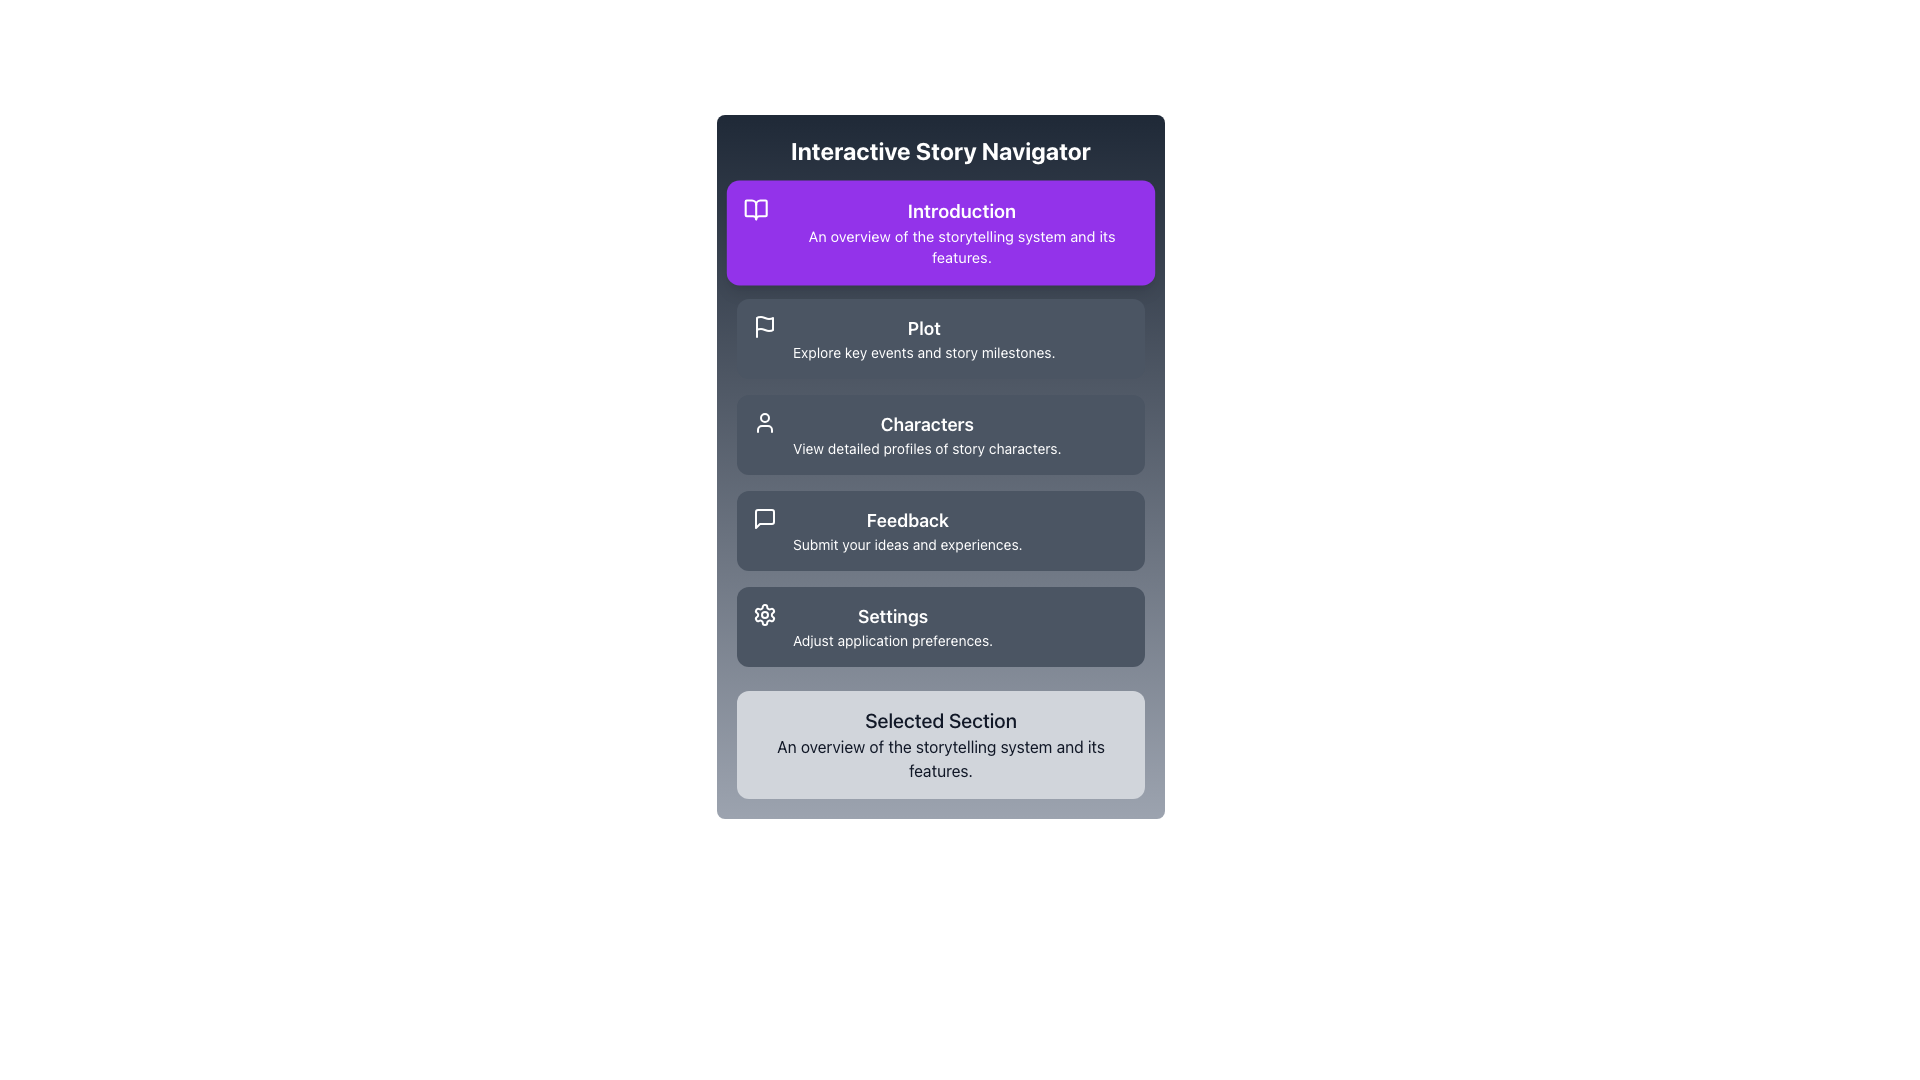  Describe the element at coordinates (763, 518) in the screenshot. I see `the speech bubble icon located to the left of the 'Feedback' text label in the fourth interactive item of the vertical navigation menu` at that location.